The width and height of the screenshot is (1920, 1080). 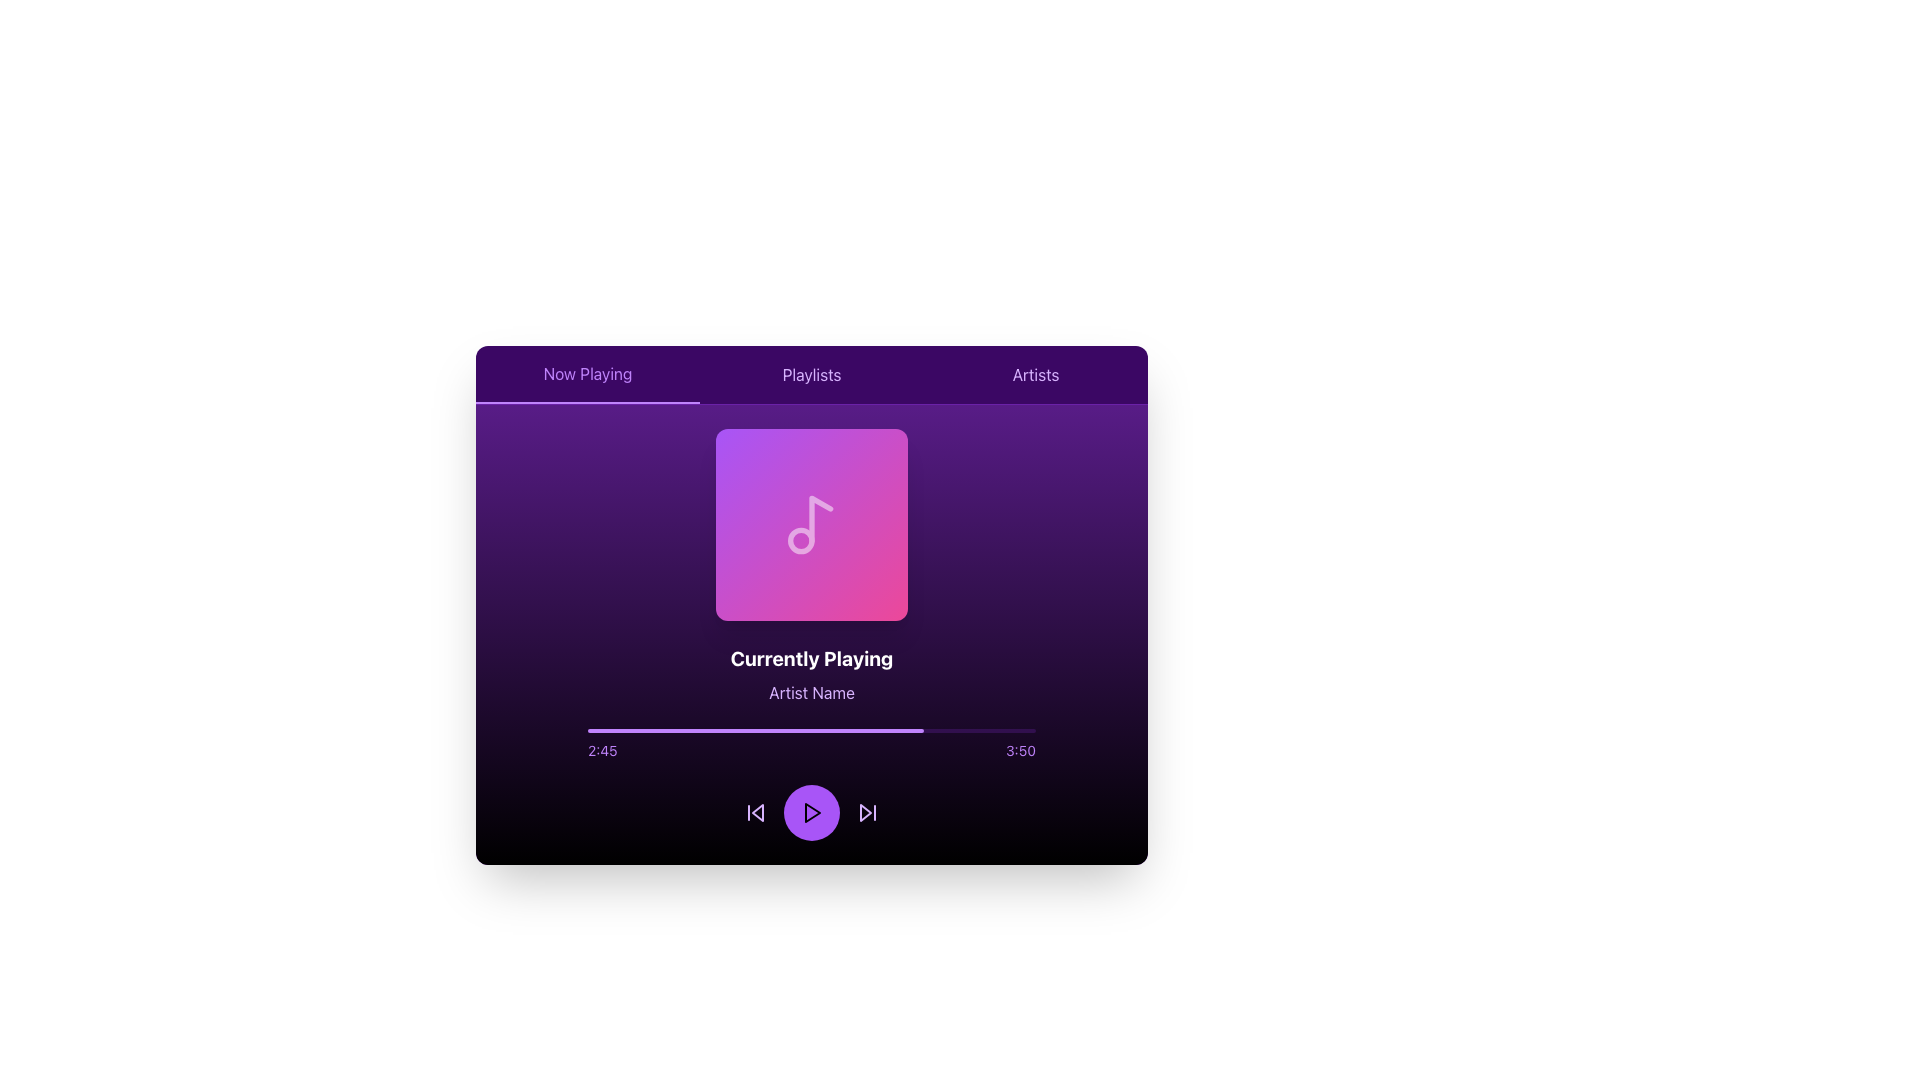 What do you see at coordinates (886, 731) in the screenshot?
I see `the media playback position` at bounding box center [886, 731].